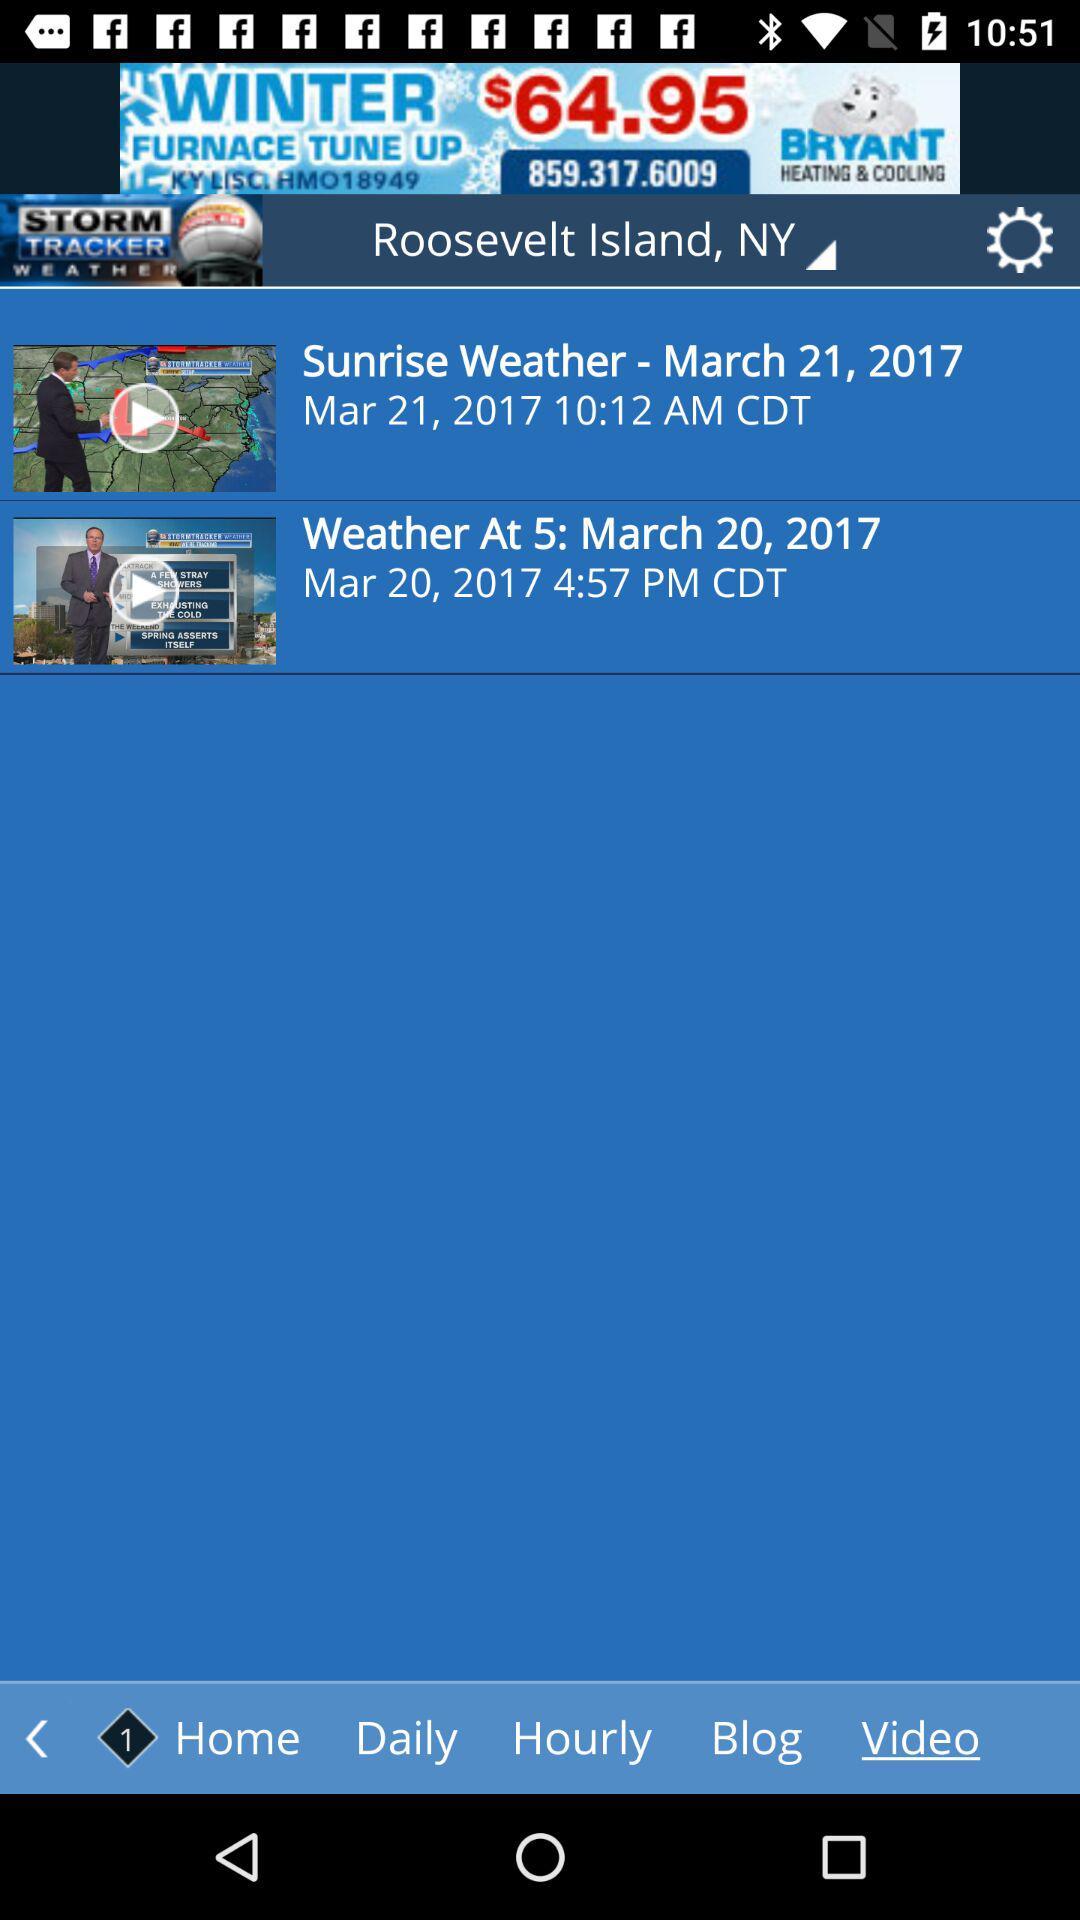 The width and height of the screenshot is (1080, 1920). I want to click on advertisements, so click(540, 127).